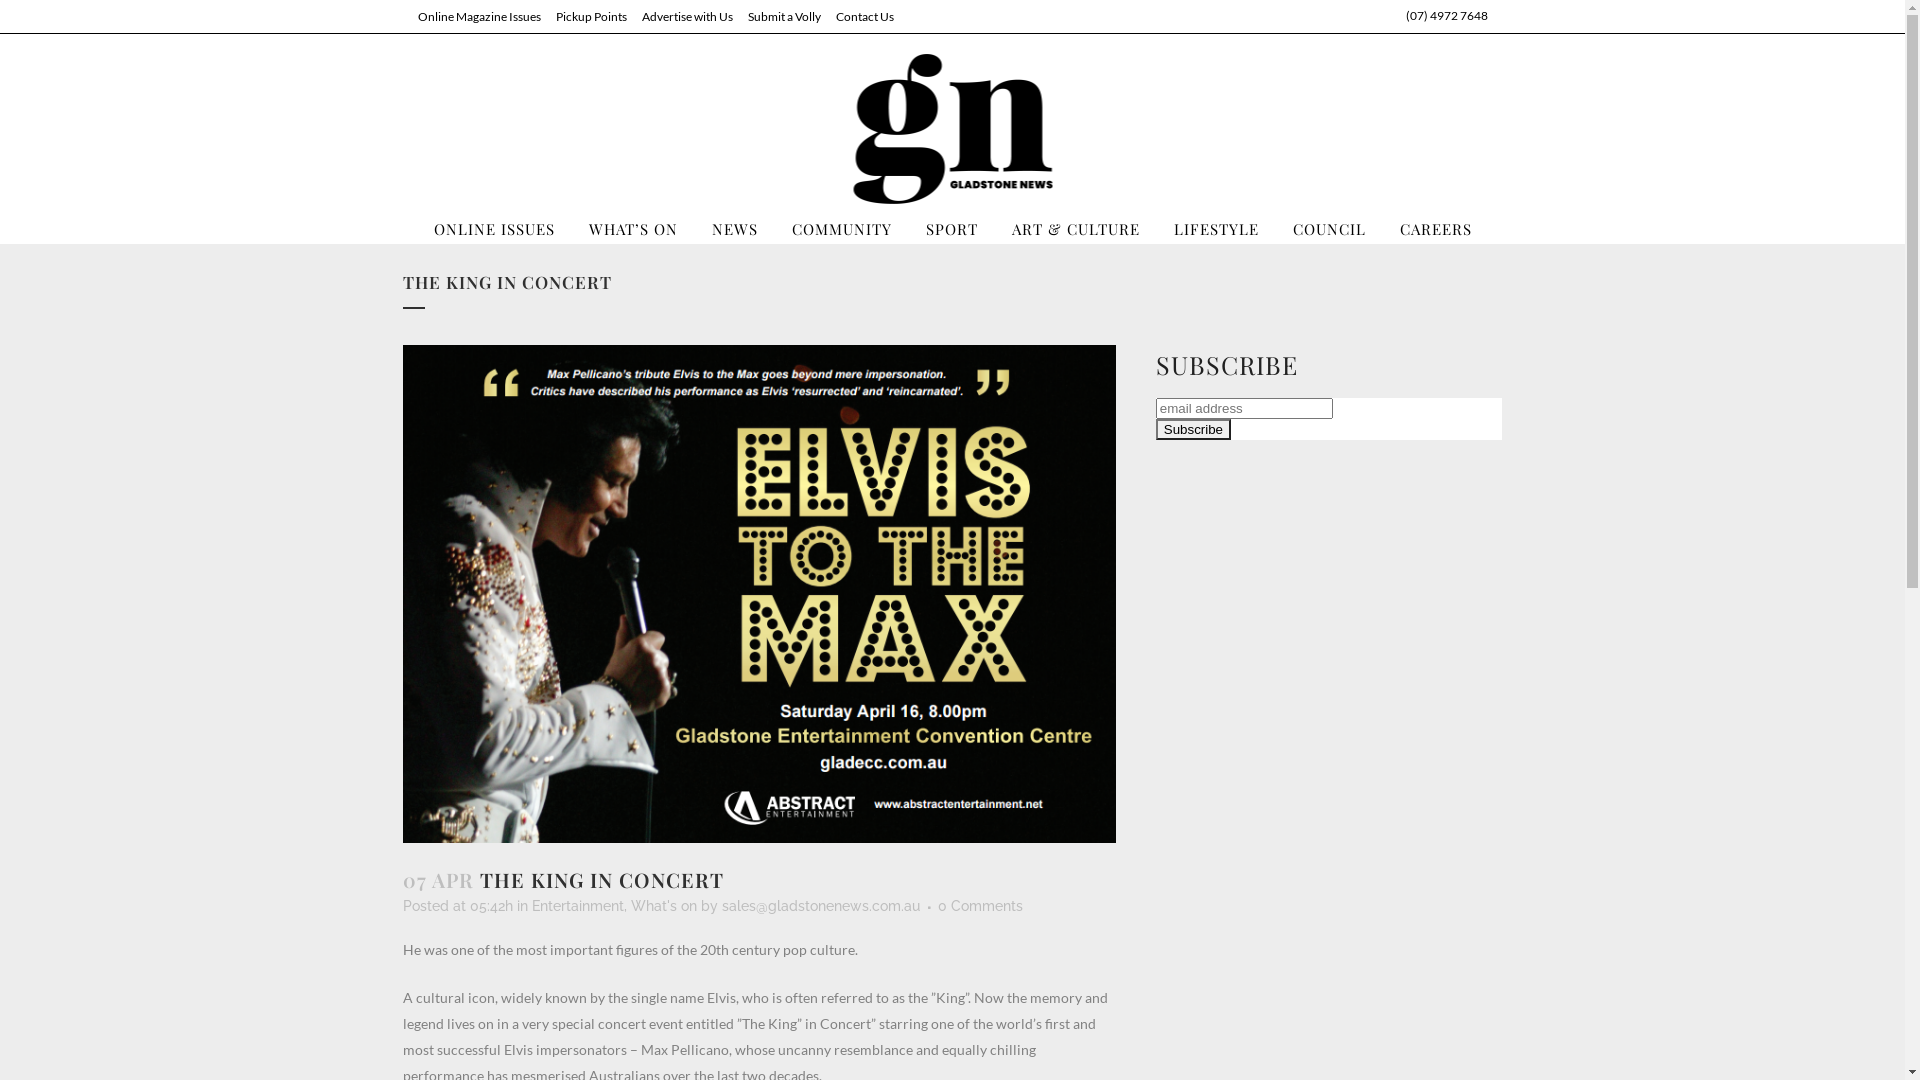  I want to click on '(07) 4972 7648', so click(1405, 15).